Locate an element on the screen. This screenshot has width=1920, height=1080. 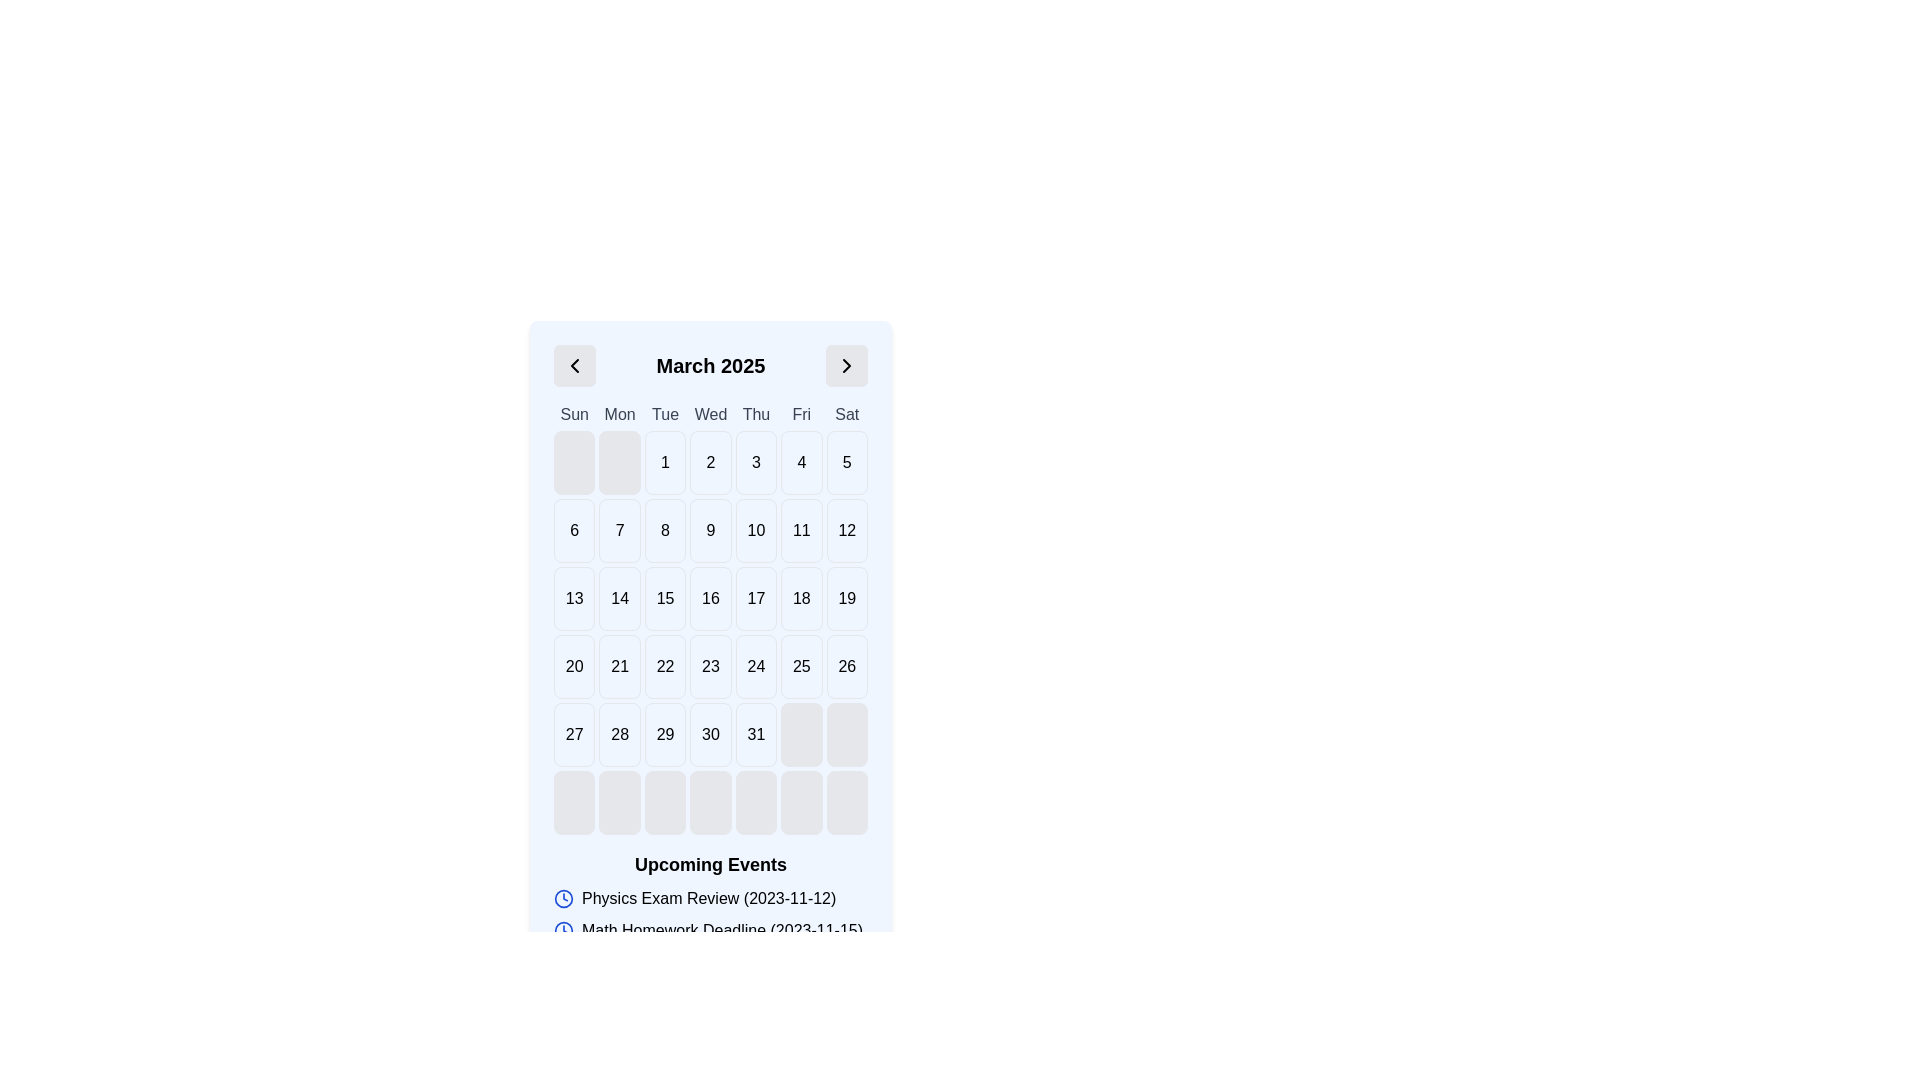
the button representing the 10th day in the calendar is located at coordinates (755, 530).